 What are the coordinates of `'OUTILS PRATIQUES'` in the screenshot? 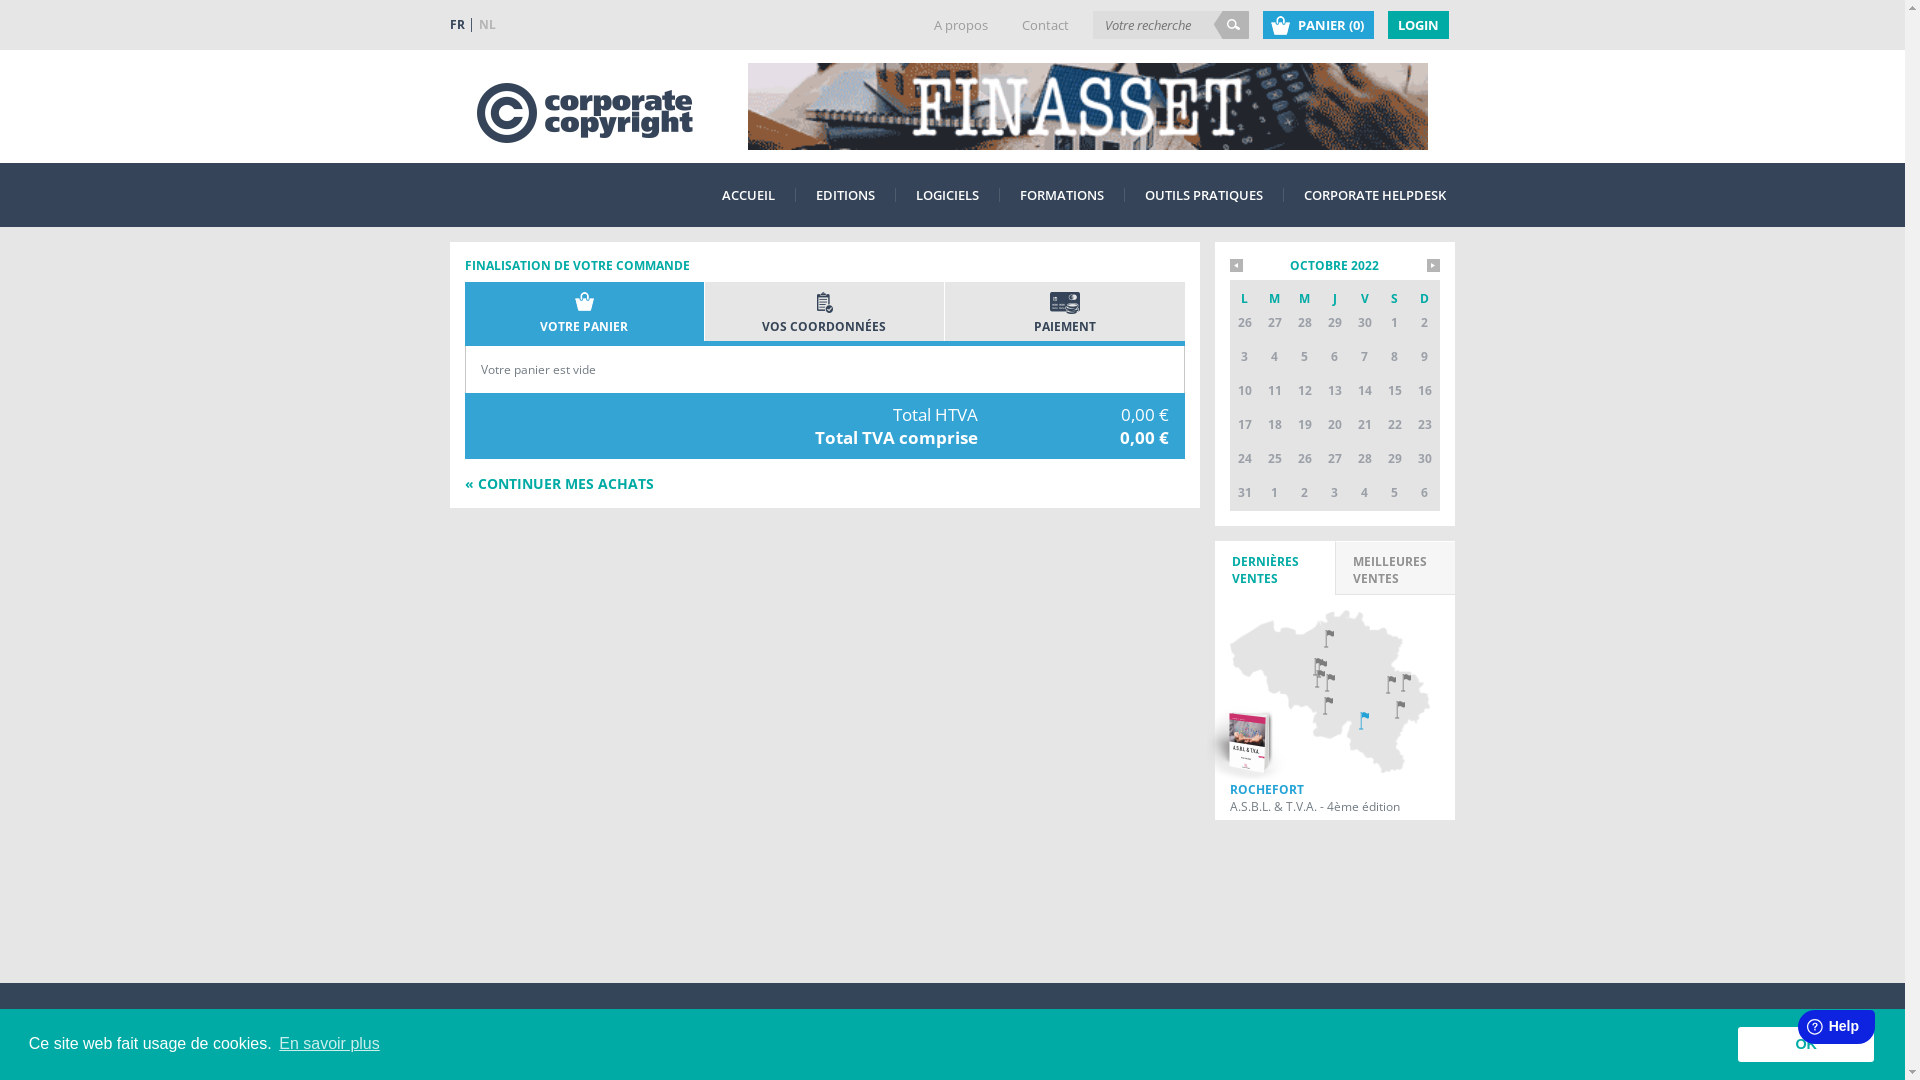 It's located at (1133, 195).